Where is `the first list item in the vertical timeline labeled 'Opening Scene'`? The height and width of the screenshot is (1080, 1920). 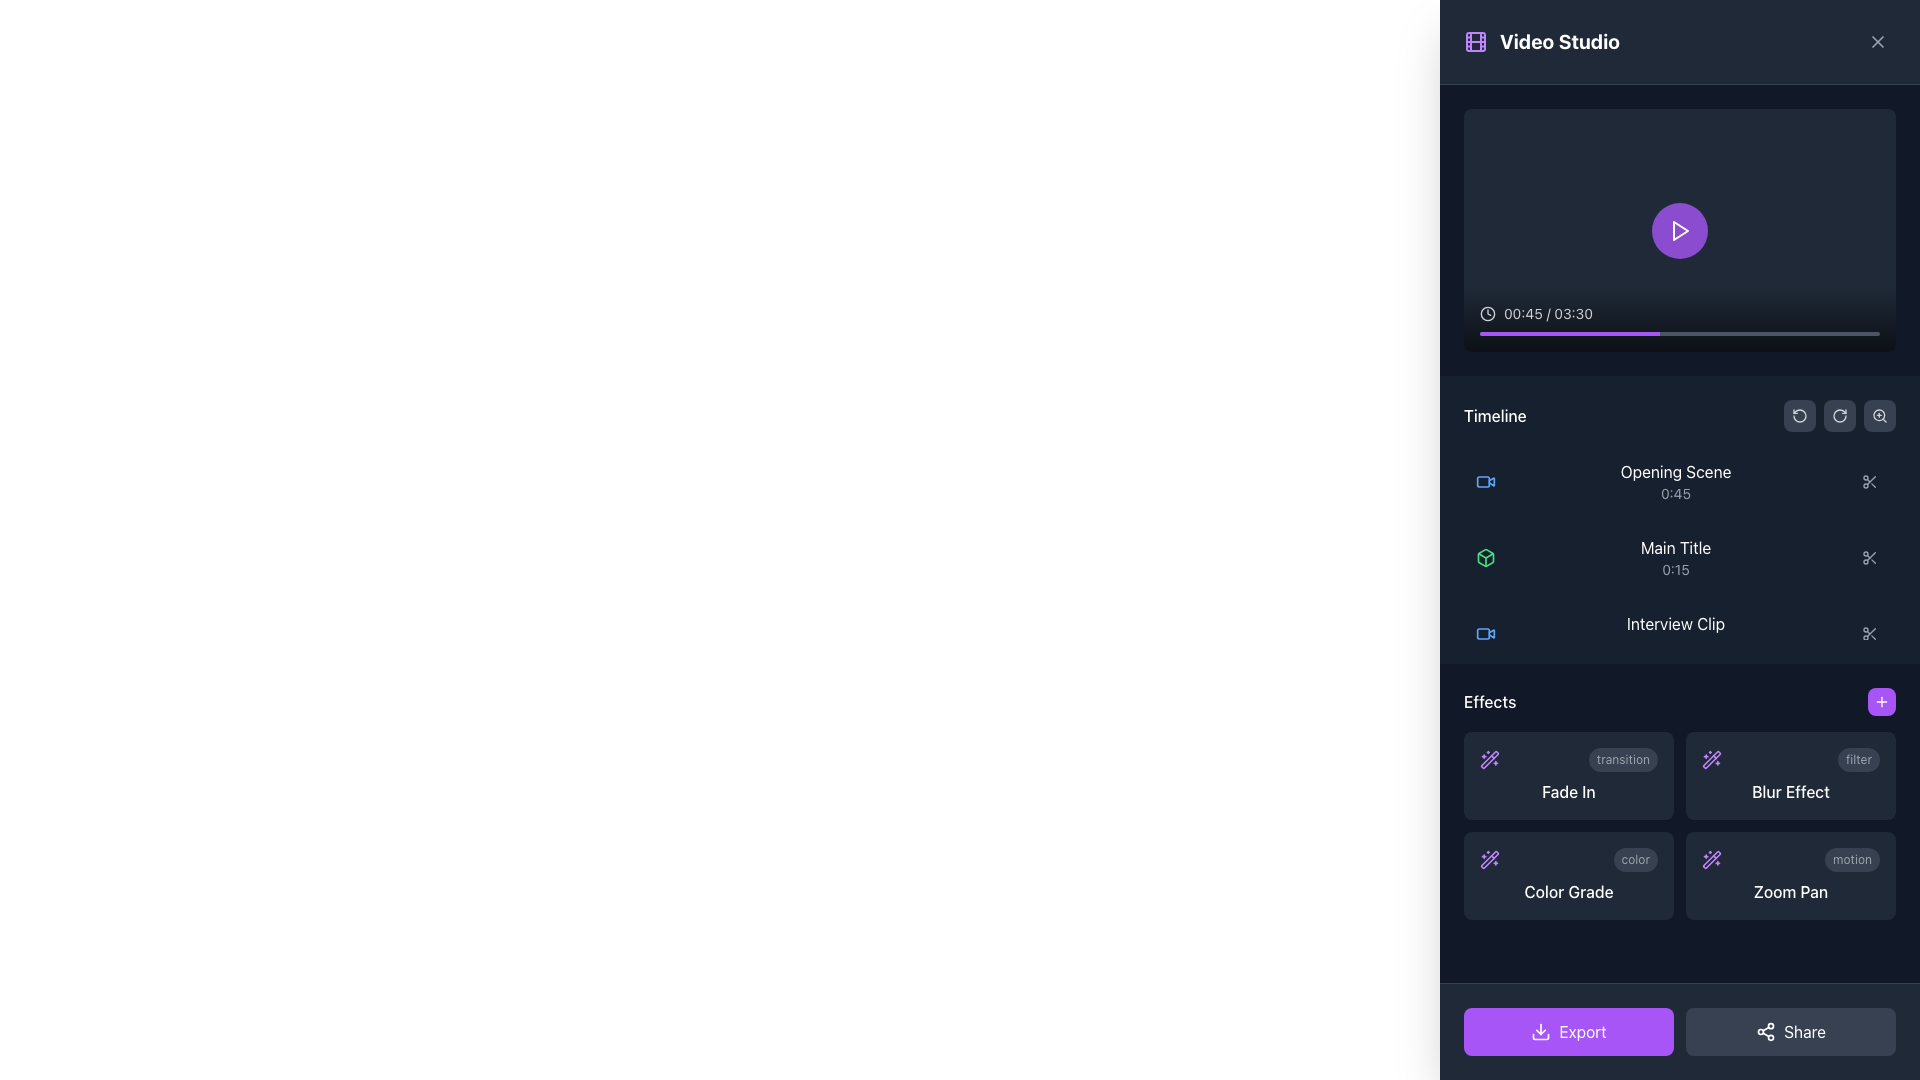
the first list item in the vertical timeline labeled 'Opening Scene' is located at coordinates (1680, 482).